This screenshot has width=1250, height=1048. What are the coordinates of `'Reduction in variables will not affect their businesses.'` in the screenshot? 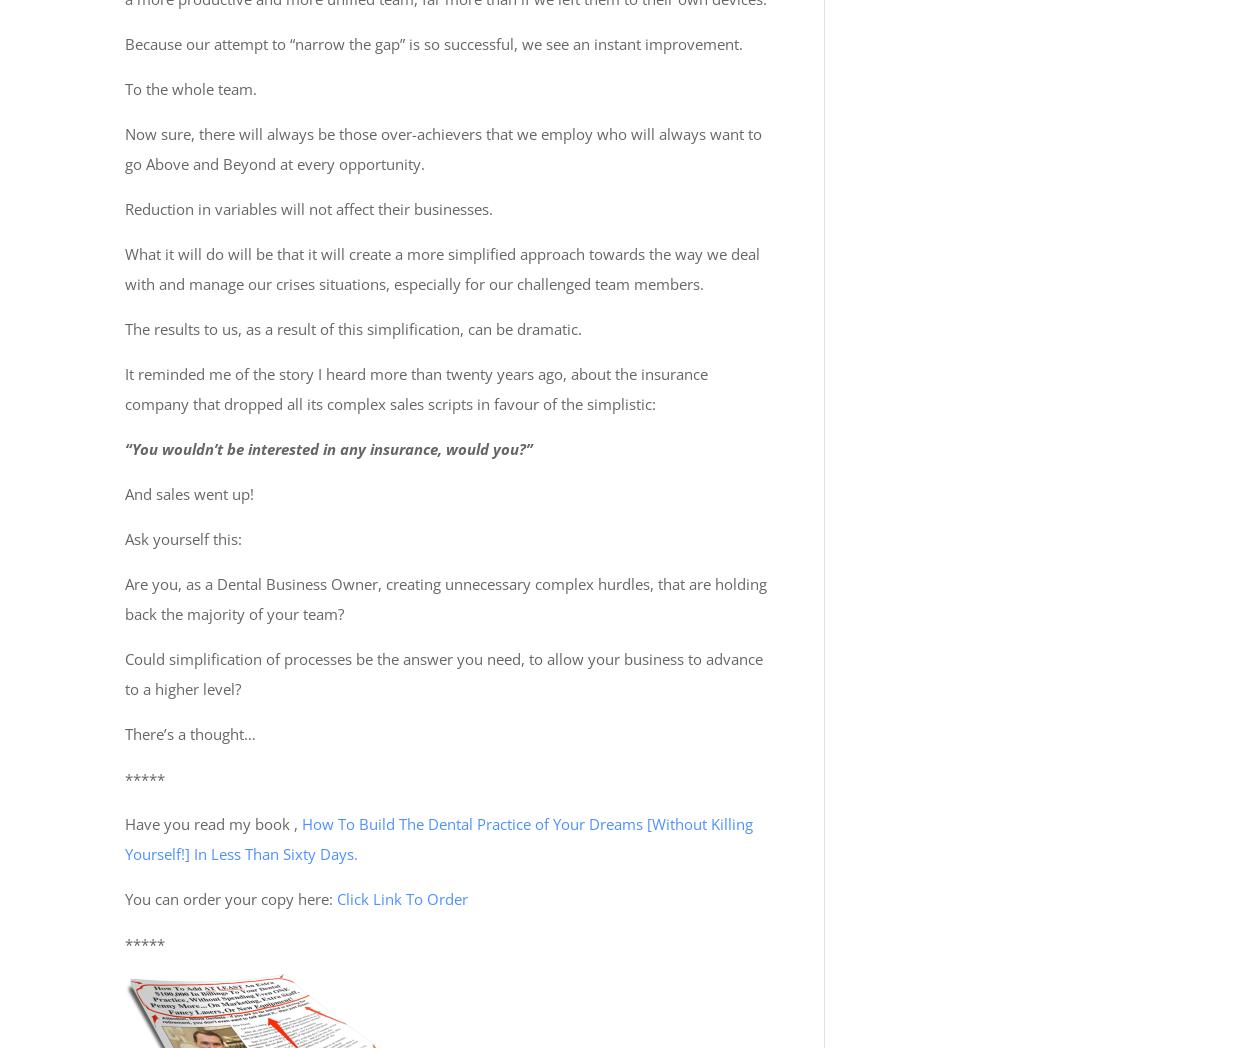 It's located at (309, 207).